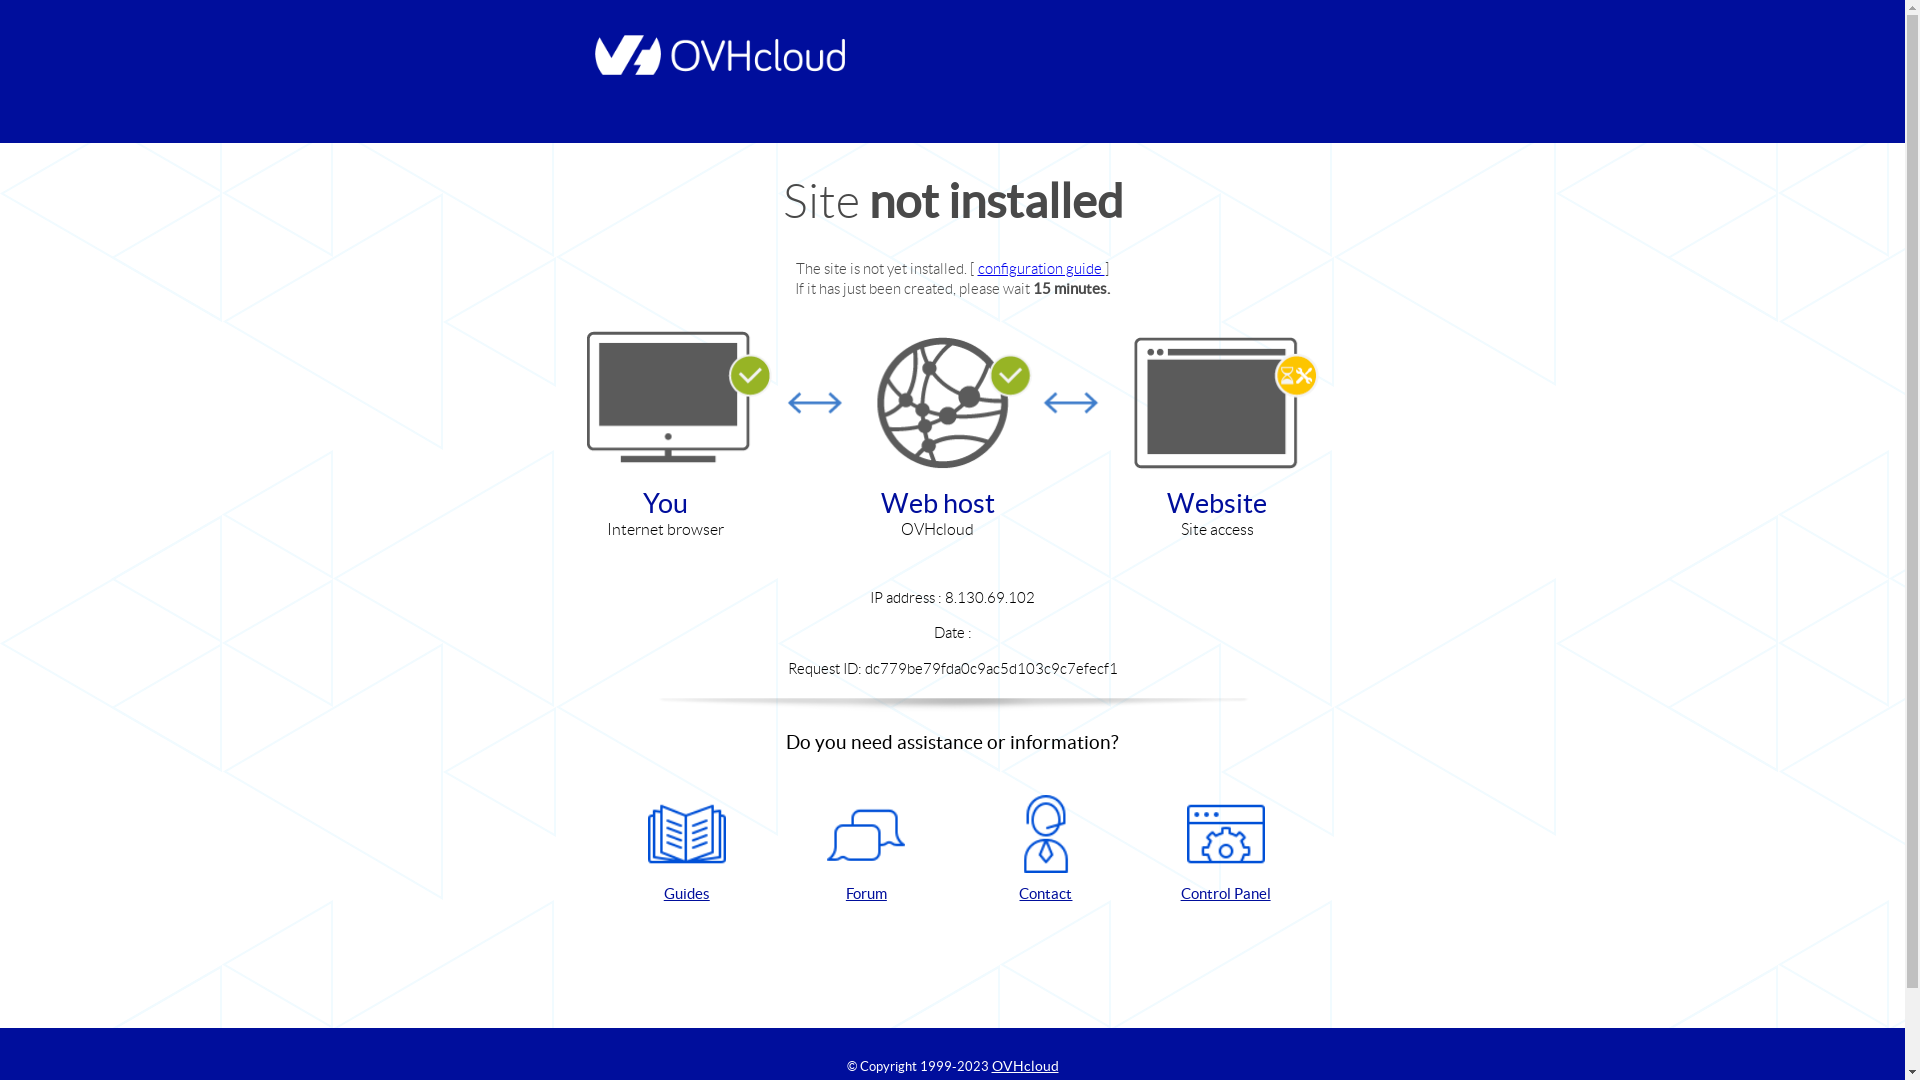 This screenshot has height=1080, width=1920. I want to click on 'Control Panel', so click(1224, 849).